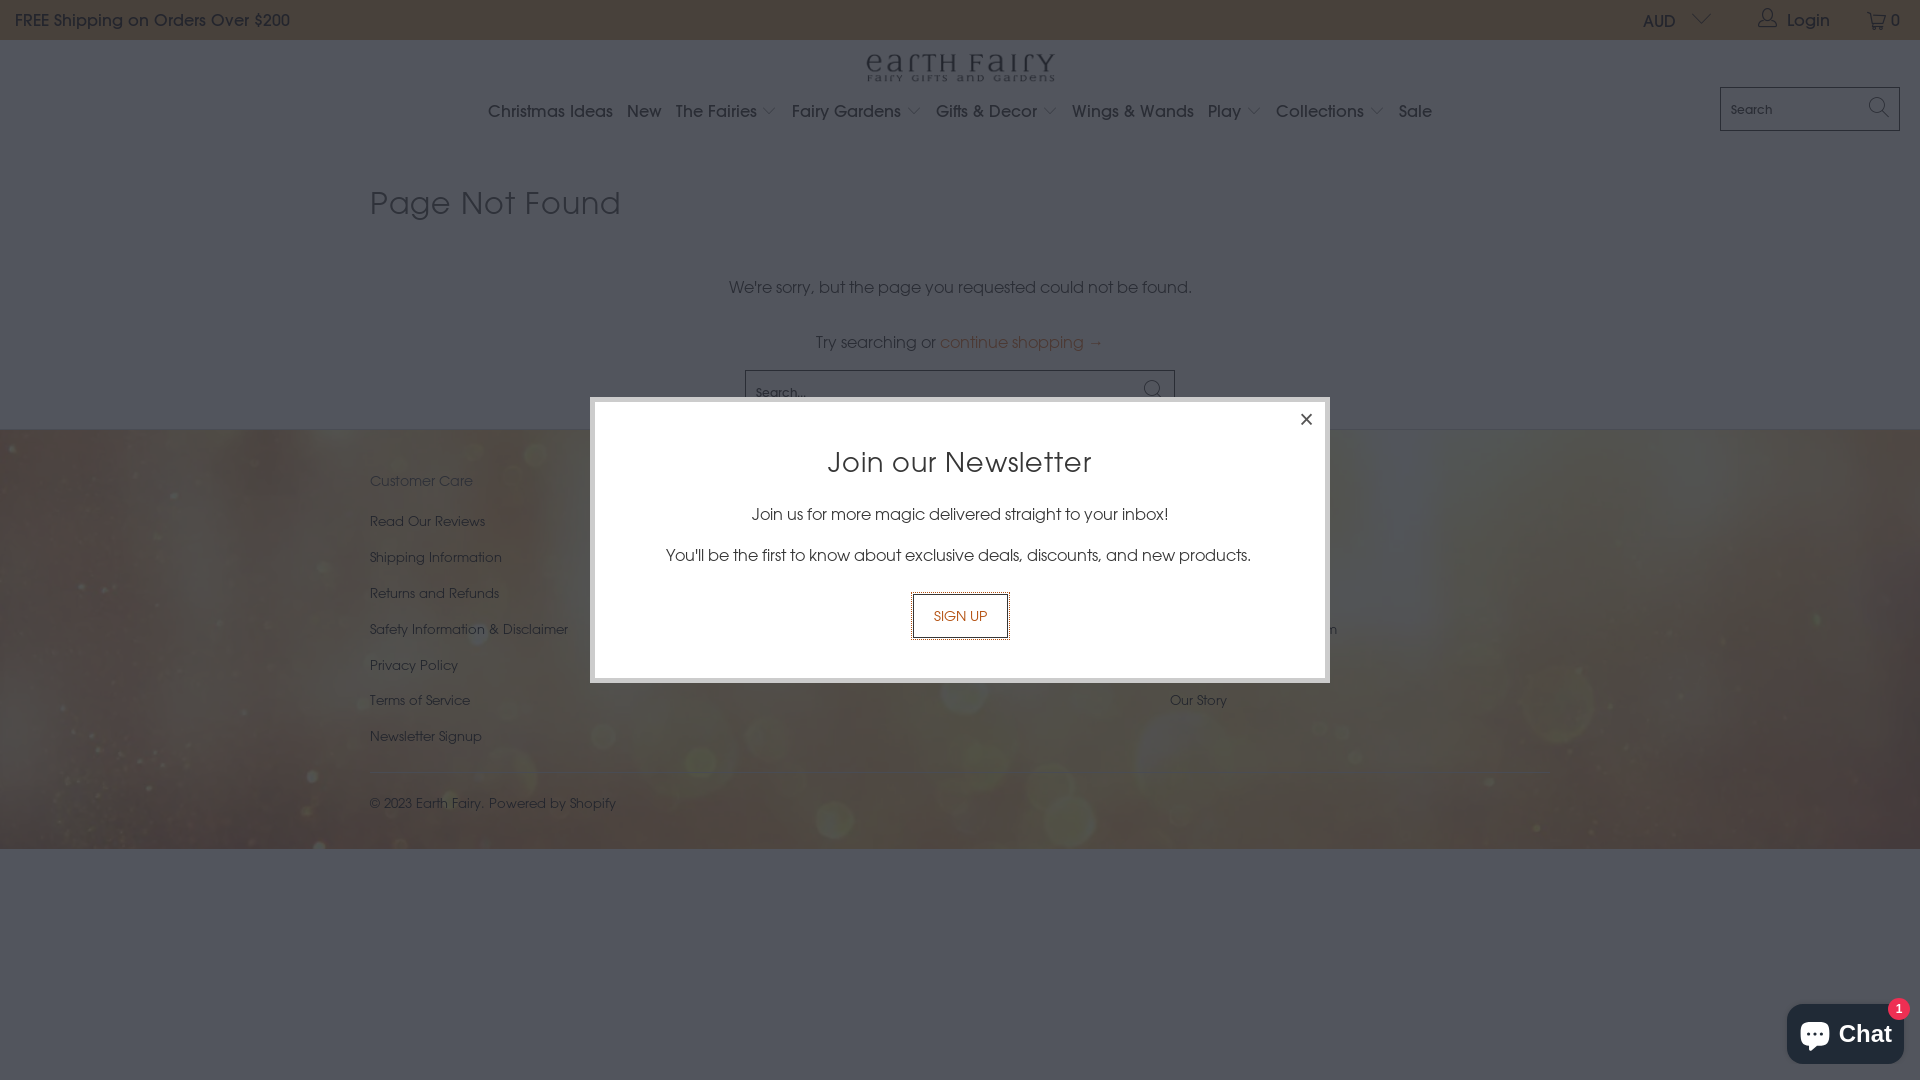 Image resolution: width=1920 pixels, height=1080 pixels. Describe the element at coordinates (435, 556) in the screenshot. I see `'Shipping Information'` at that location.